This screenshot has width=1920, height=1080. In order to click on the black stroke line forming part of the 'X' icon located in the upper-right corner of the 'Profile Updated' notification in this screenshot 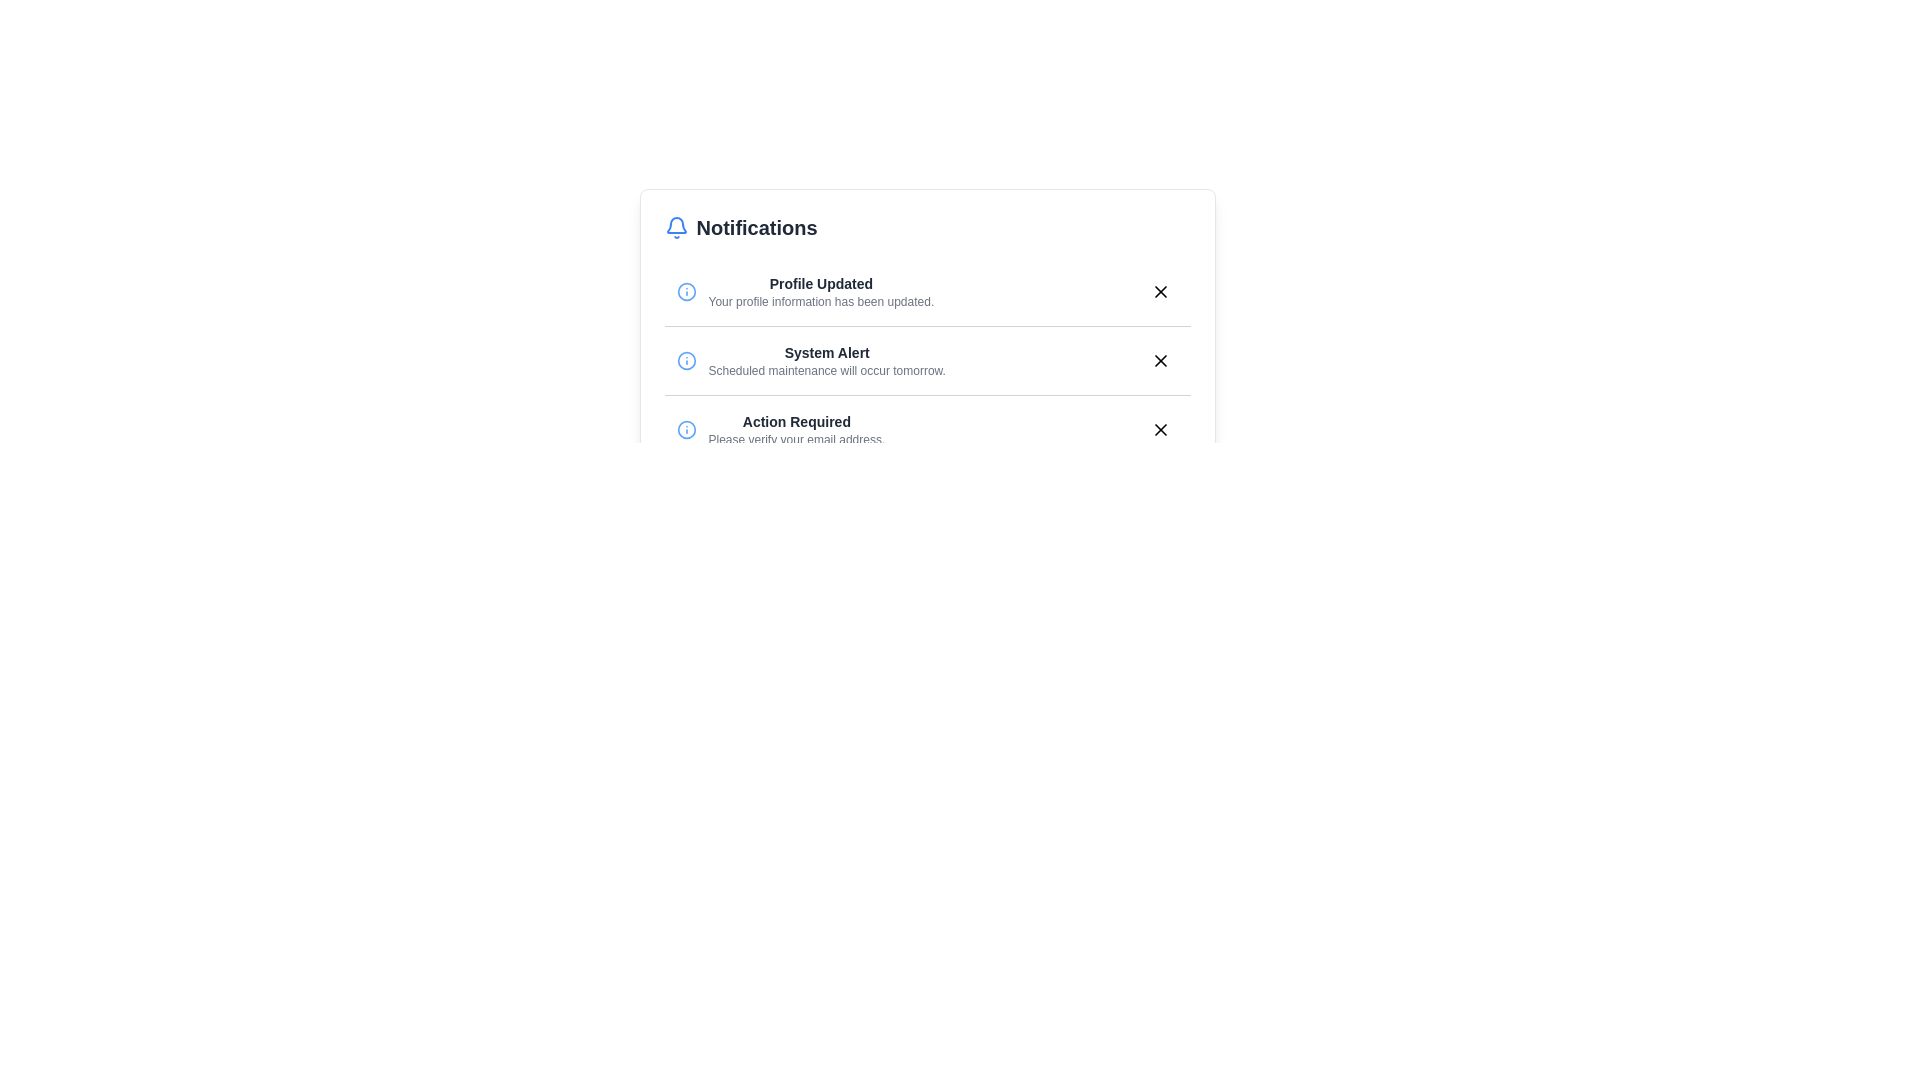, I will do `click(1160, 292)`.